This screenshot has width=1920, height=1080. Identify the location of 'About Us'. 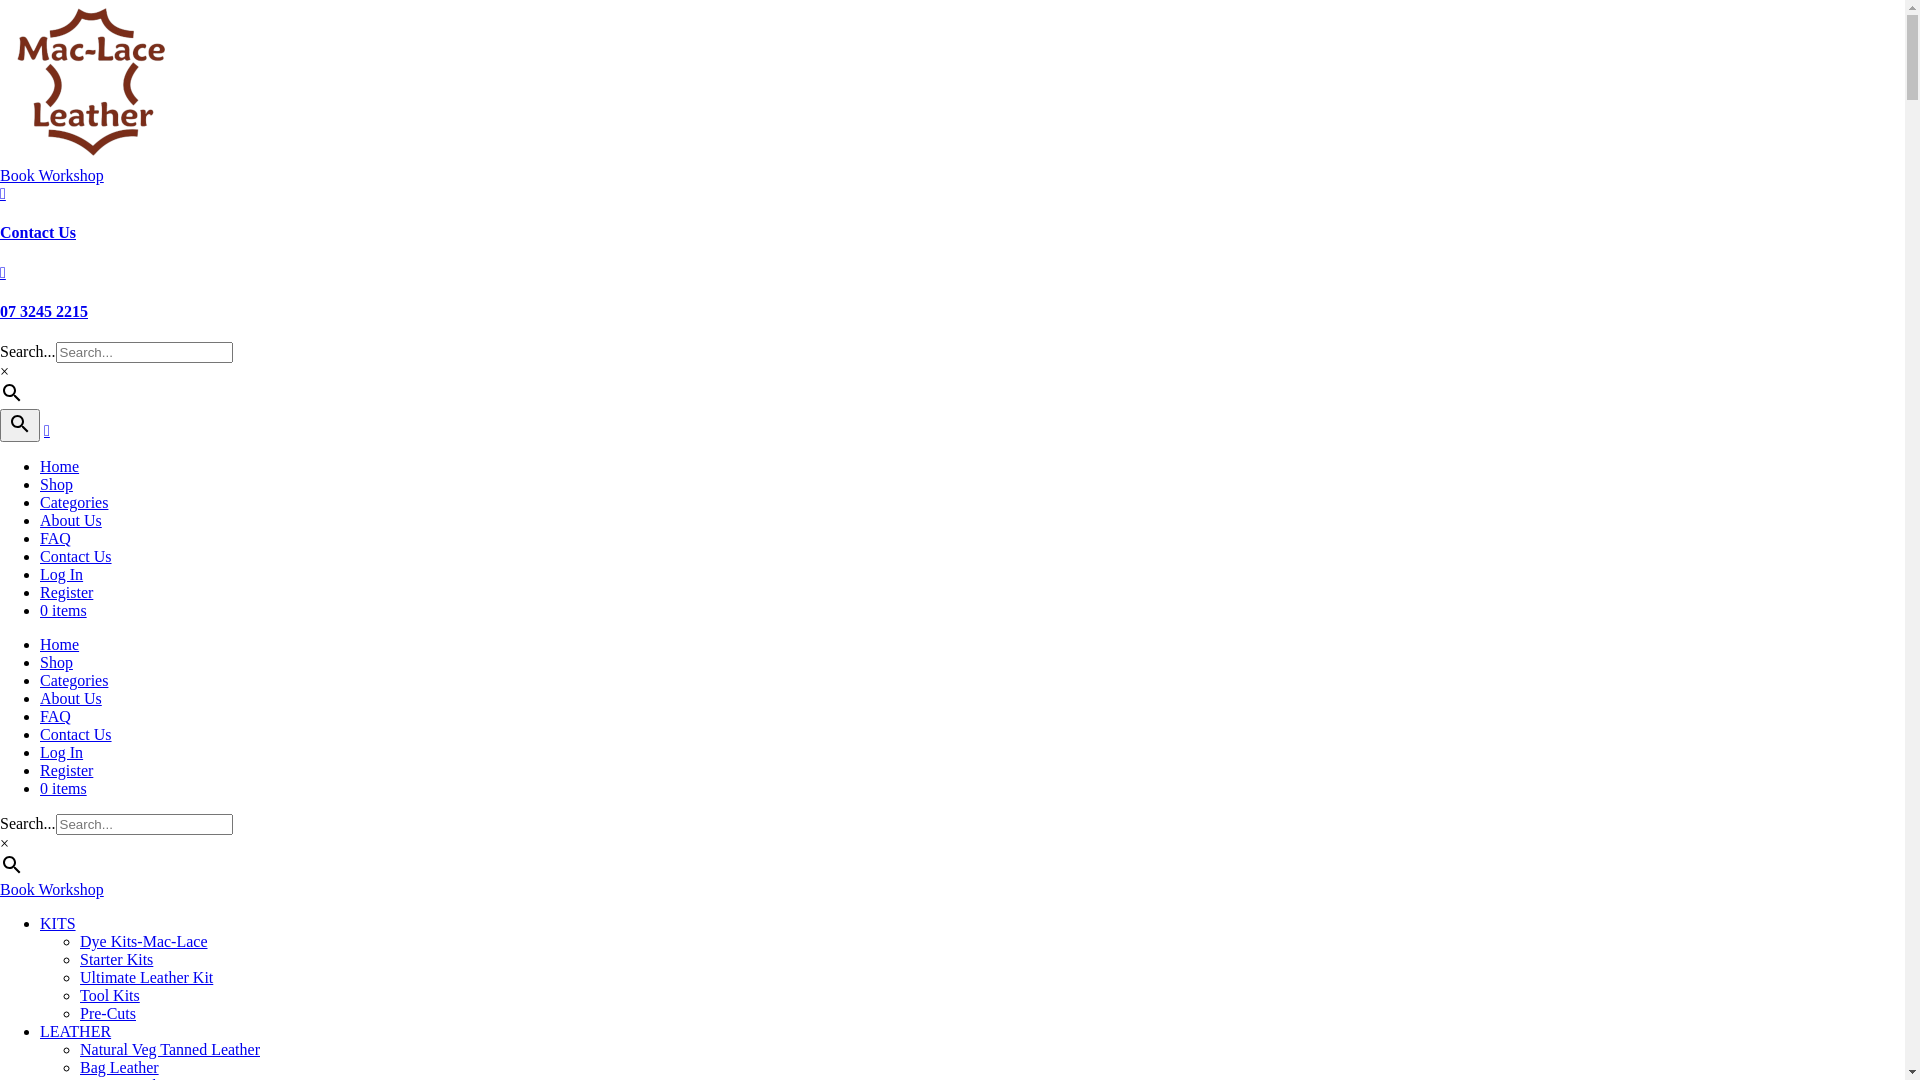
(71, 697).